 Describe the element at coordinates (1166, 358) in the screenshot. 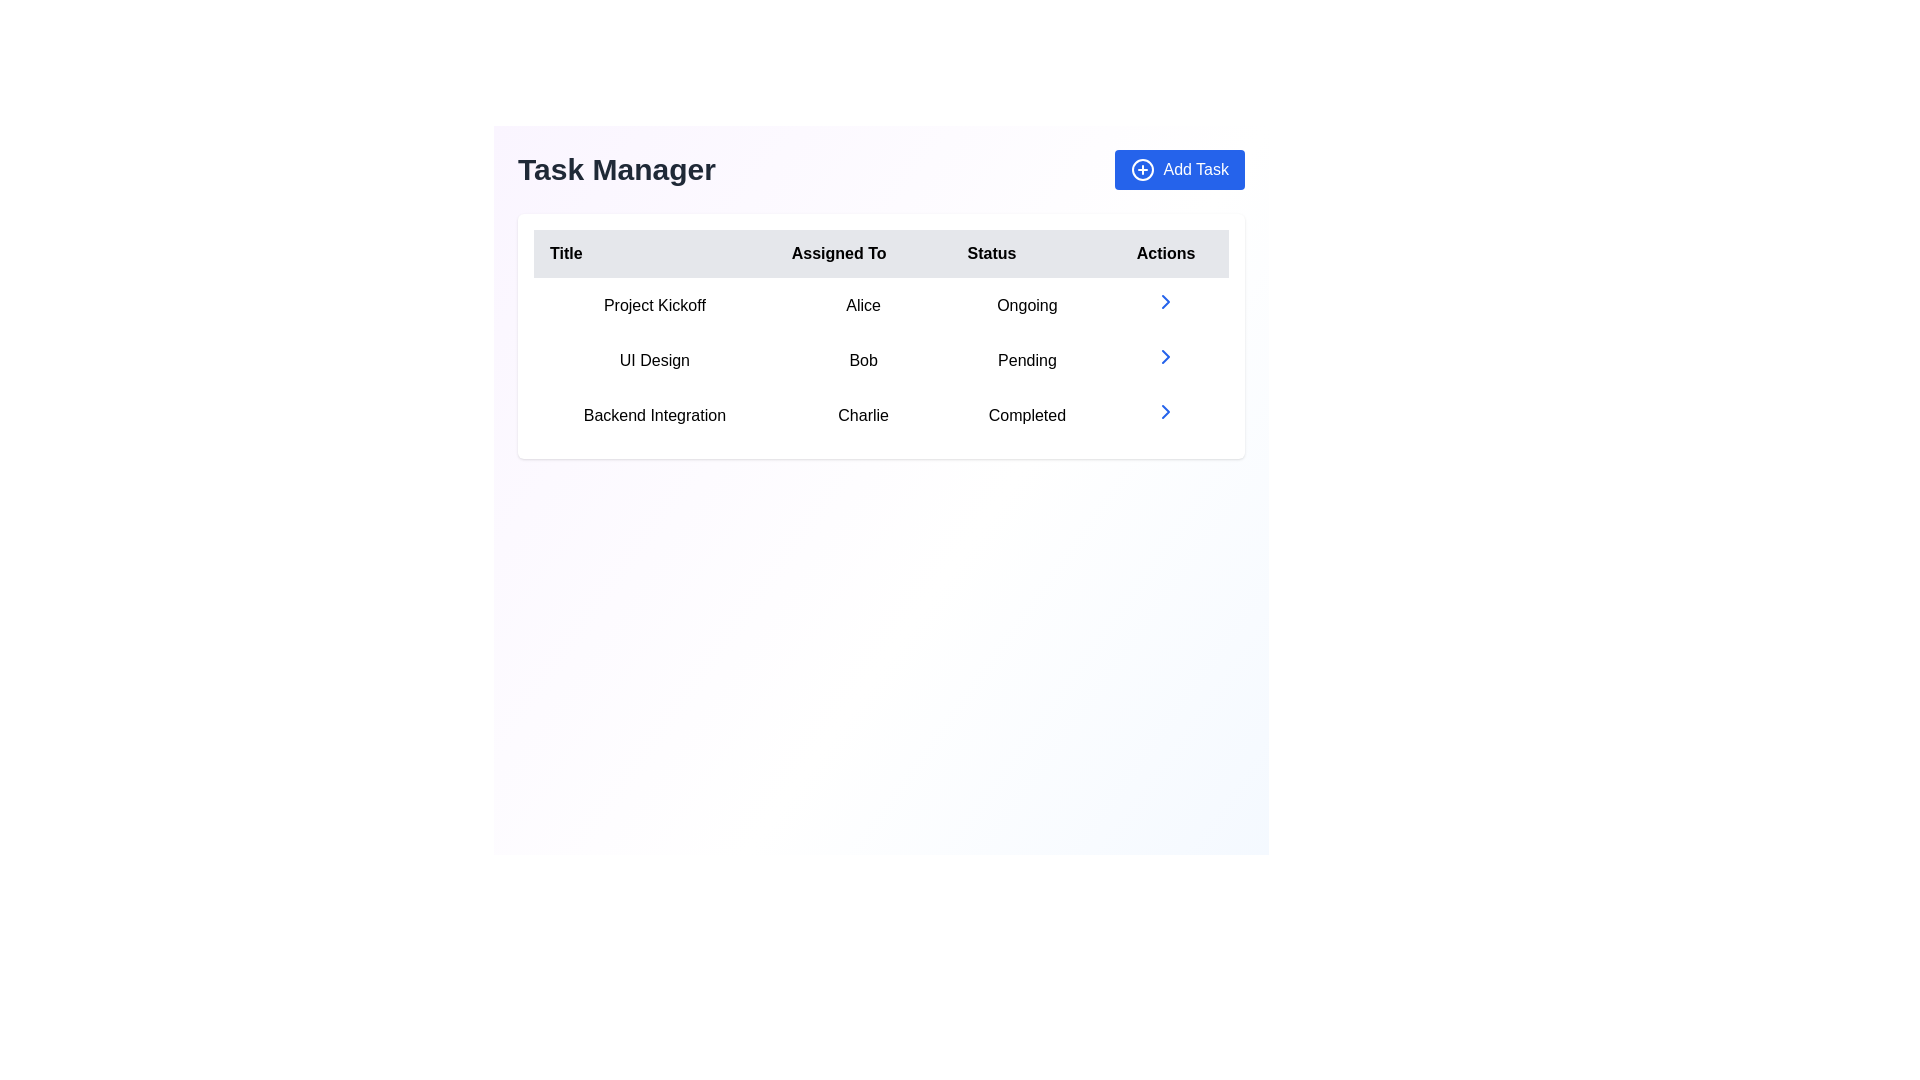

I see `the chevron icon button in the 'Actions' column associated with the 'UI Design' task that has a 'Pending' status` at that location.